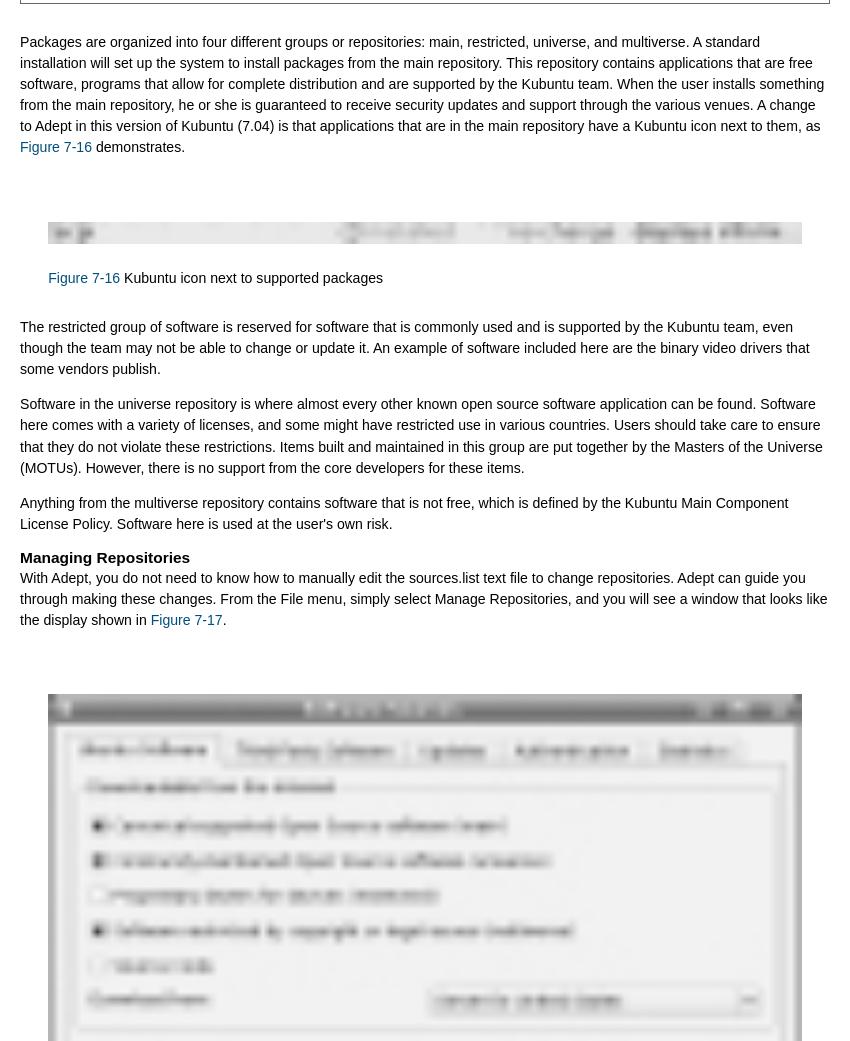  What do you see at coordinates (414, 347) in the screenshot?
I see `'The restricted group of software is reserved for software that is commonly used and is supported by the Kubuntu team, even though the team may not be able to change or update it. An example of software included here are the binary video drivers that some vendors publish.'` at bounding box center [414, 347].